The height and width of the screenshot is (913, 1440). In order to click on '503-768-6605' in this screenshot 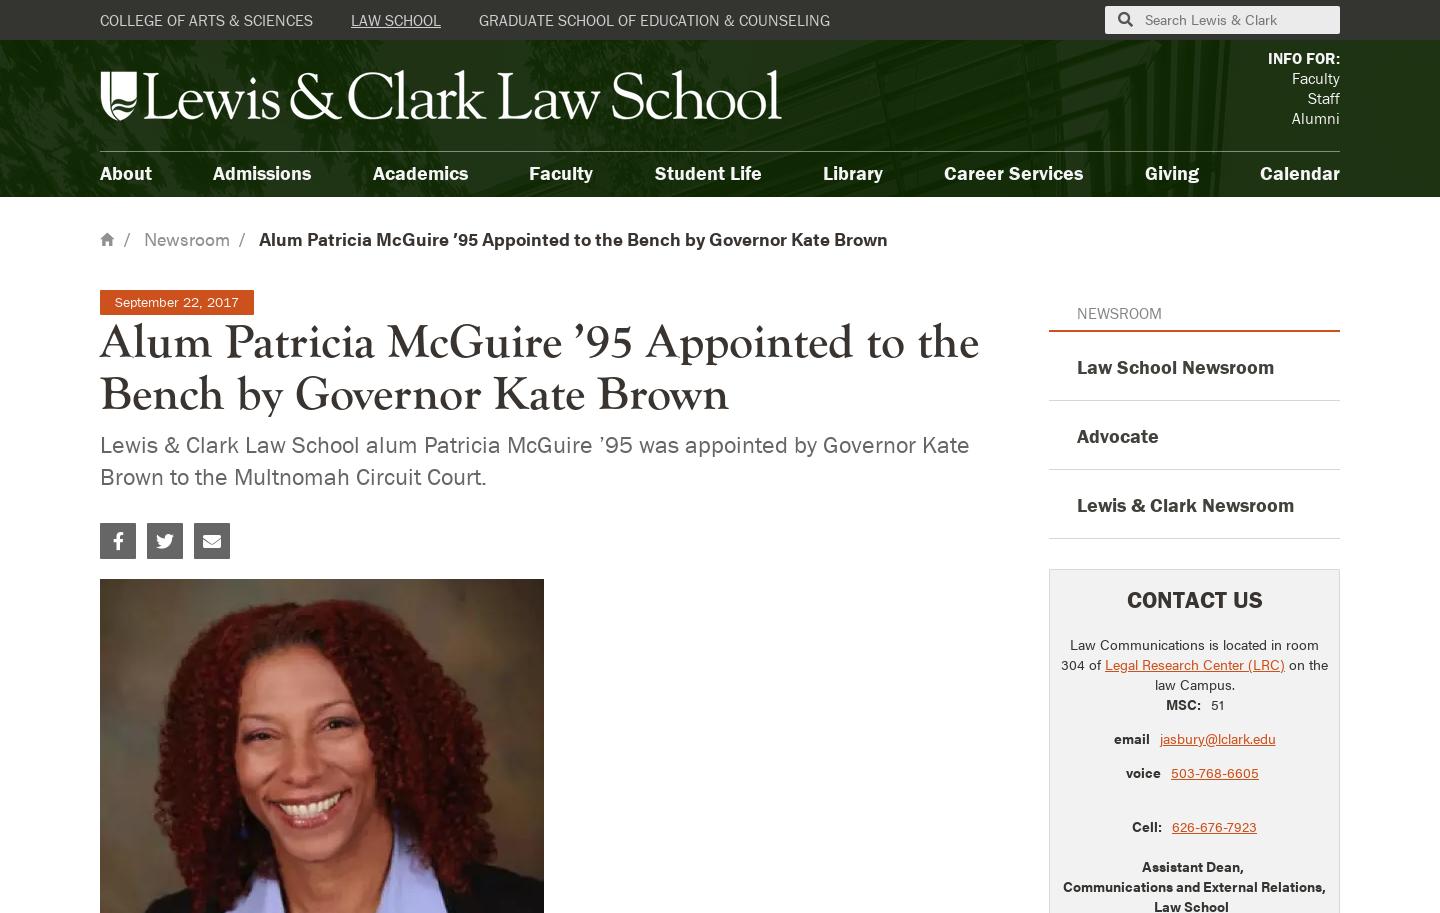, I will do `click(1214, 771)`.